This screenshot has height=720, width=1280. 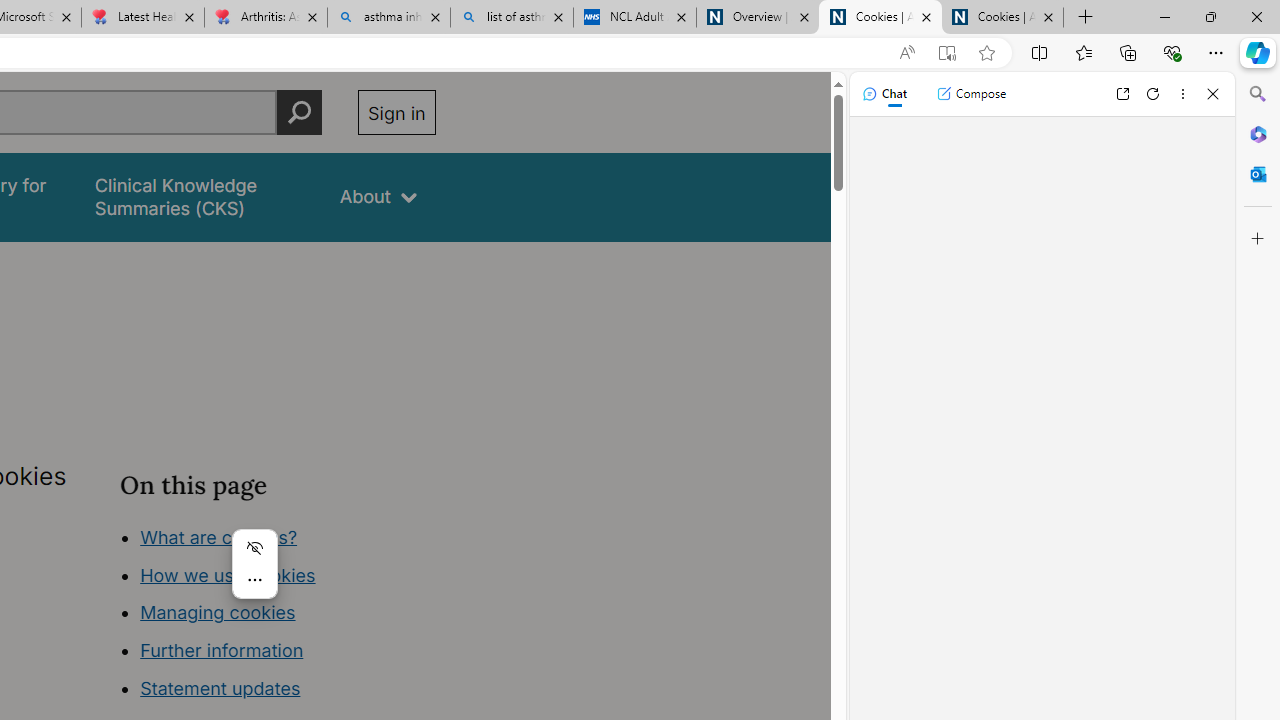 What do you see at coordinates (199, 197) in the screenshot?
I see `'false'` at bounding box center [199, 197].